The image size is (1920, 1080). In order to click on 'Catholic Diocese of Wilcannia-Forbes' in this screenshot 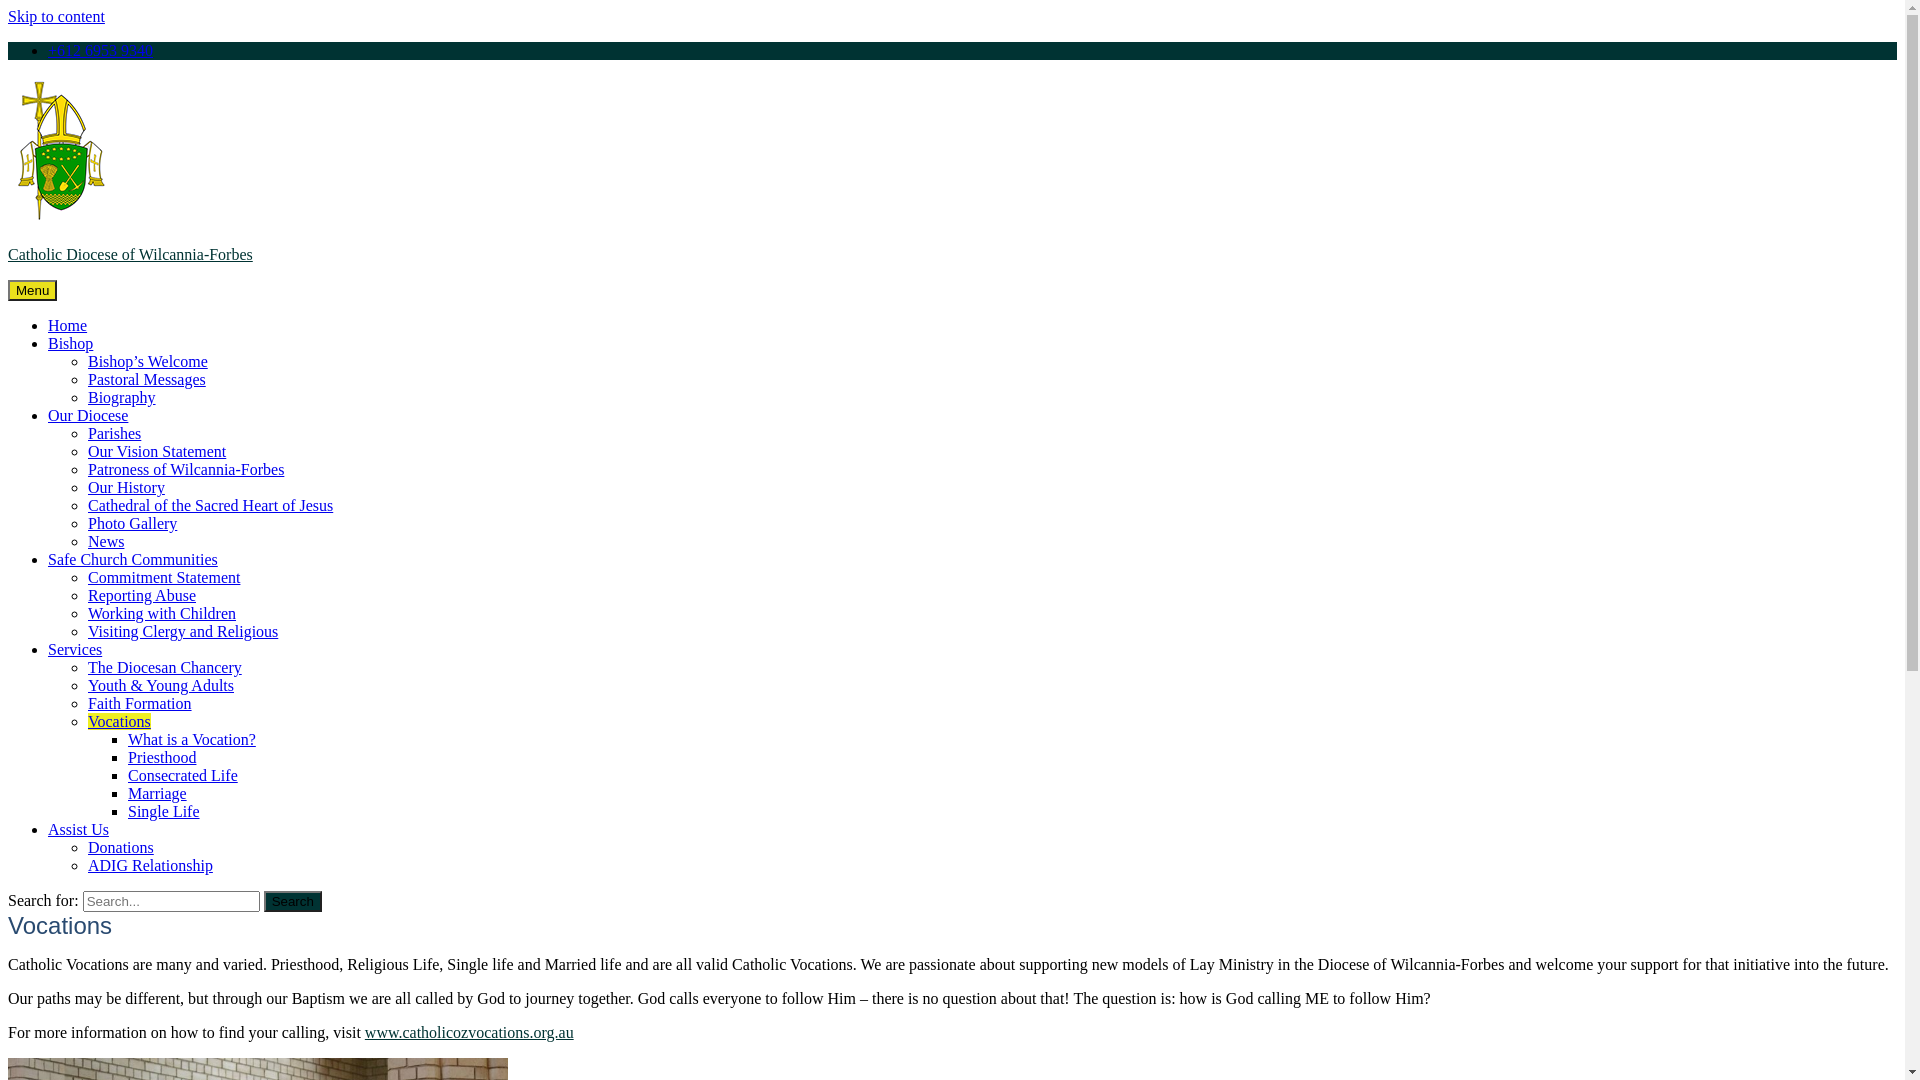, I will do `click(129, 253)`.